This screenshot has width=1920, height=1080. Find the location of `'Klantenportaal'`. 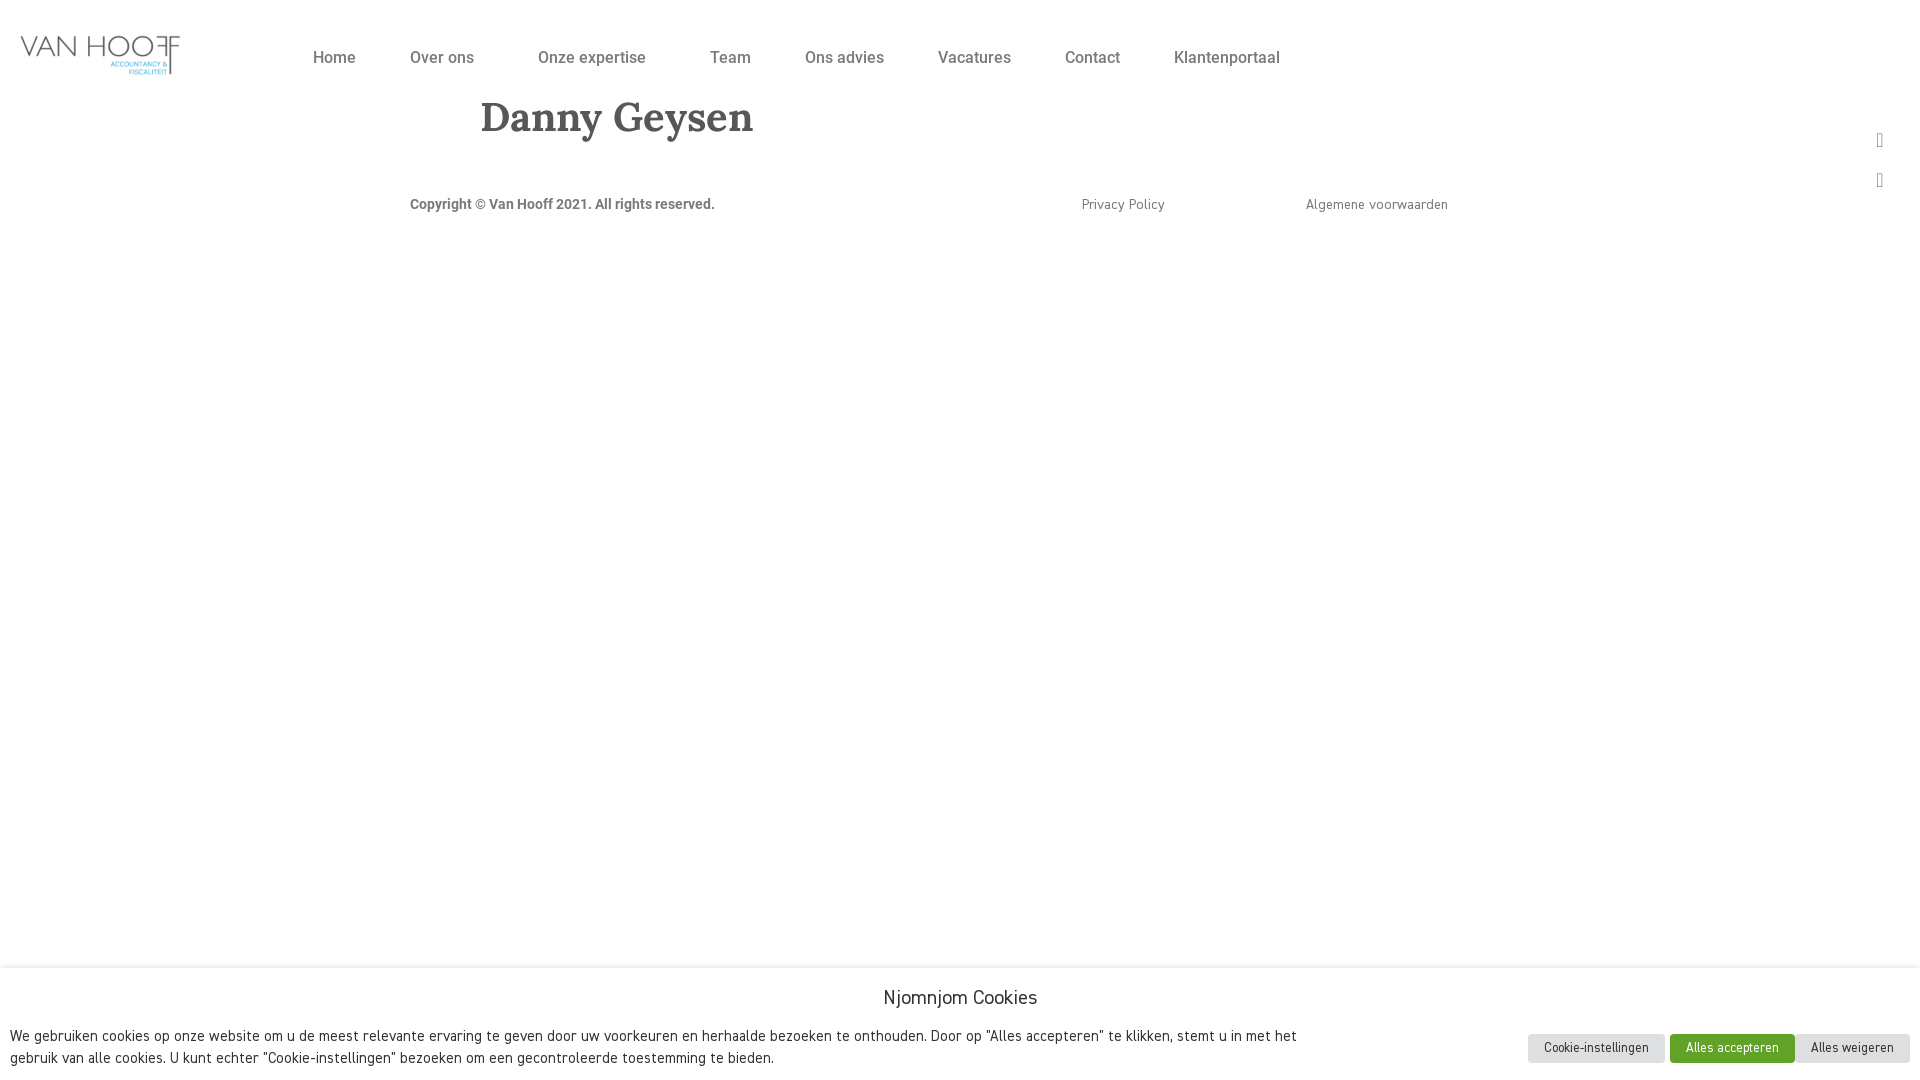

'Klantenportaal' is located at coordinates (1226, 56).